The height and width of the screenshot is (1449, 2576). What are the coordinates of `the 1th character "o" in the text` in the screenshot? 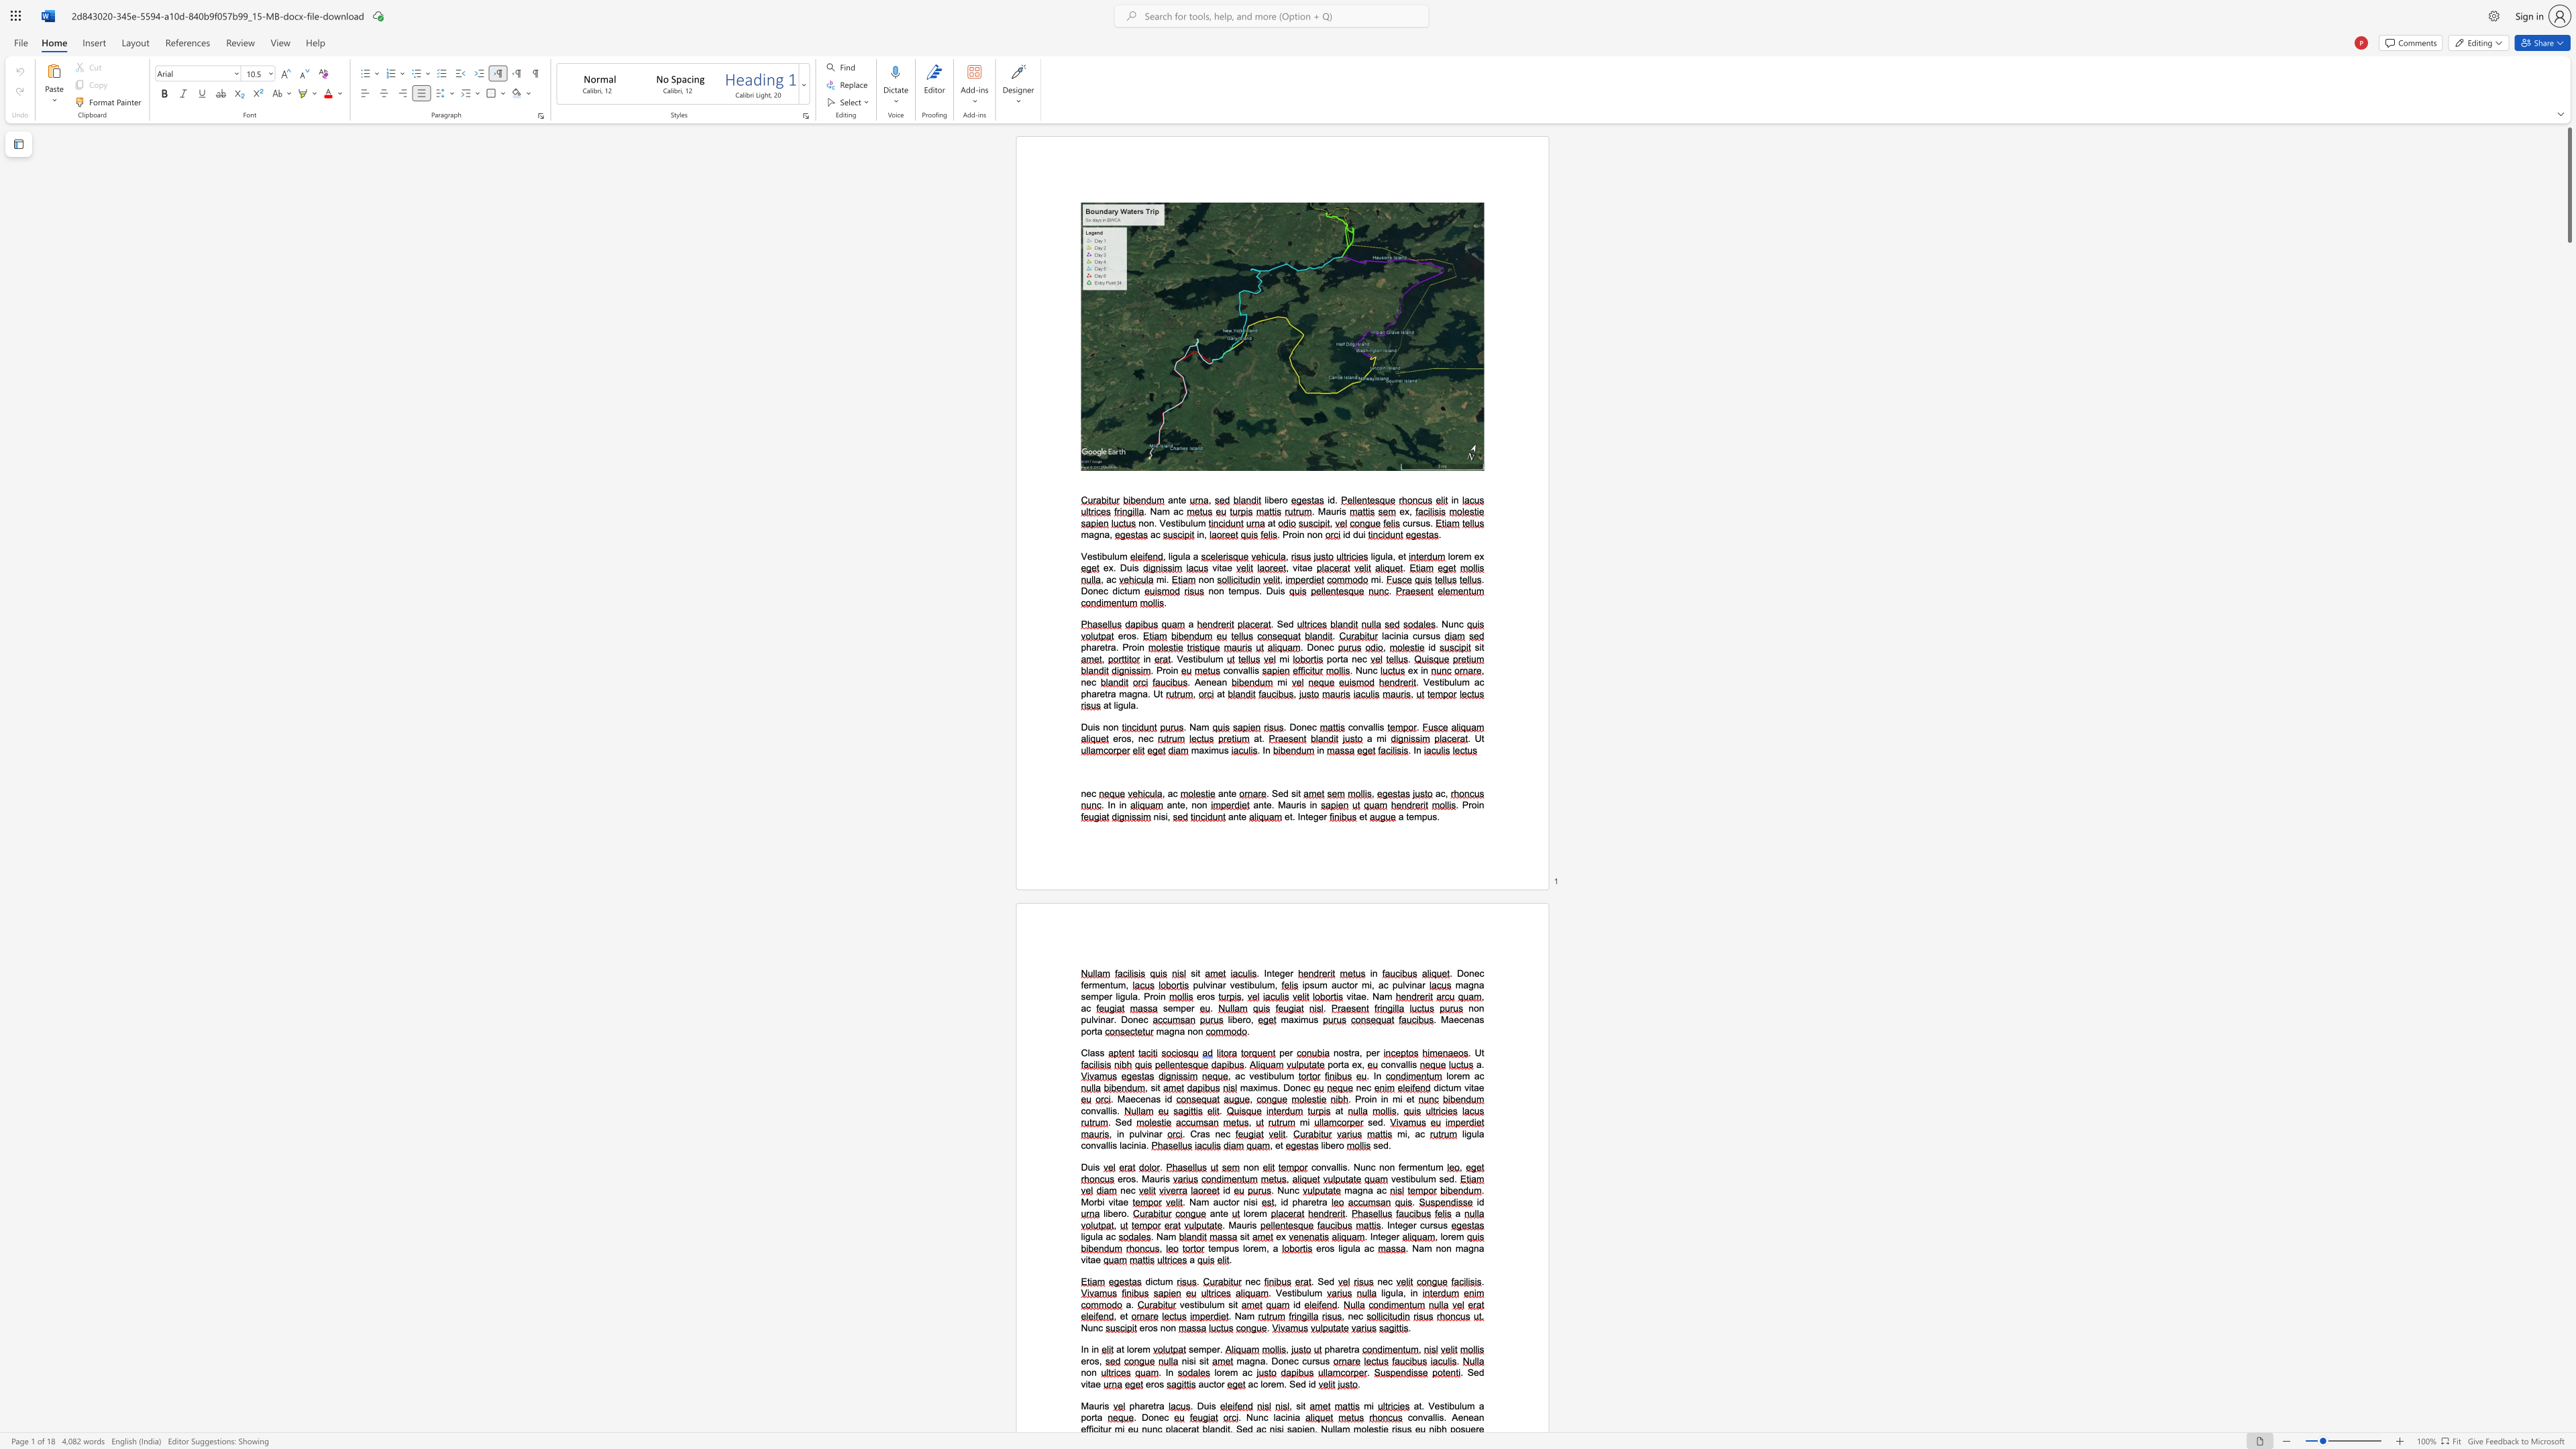 It's located at (1123, 738).